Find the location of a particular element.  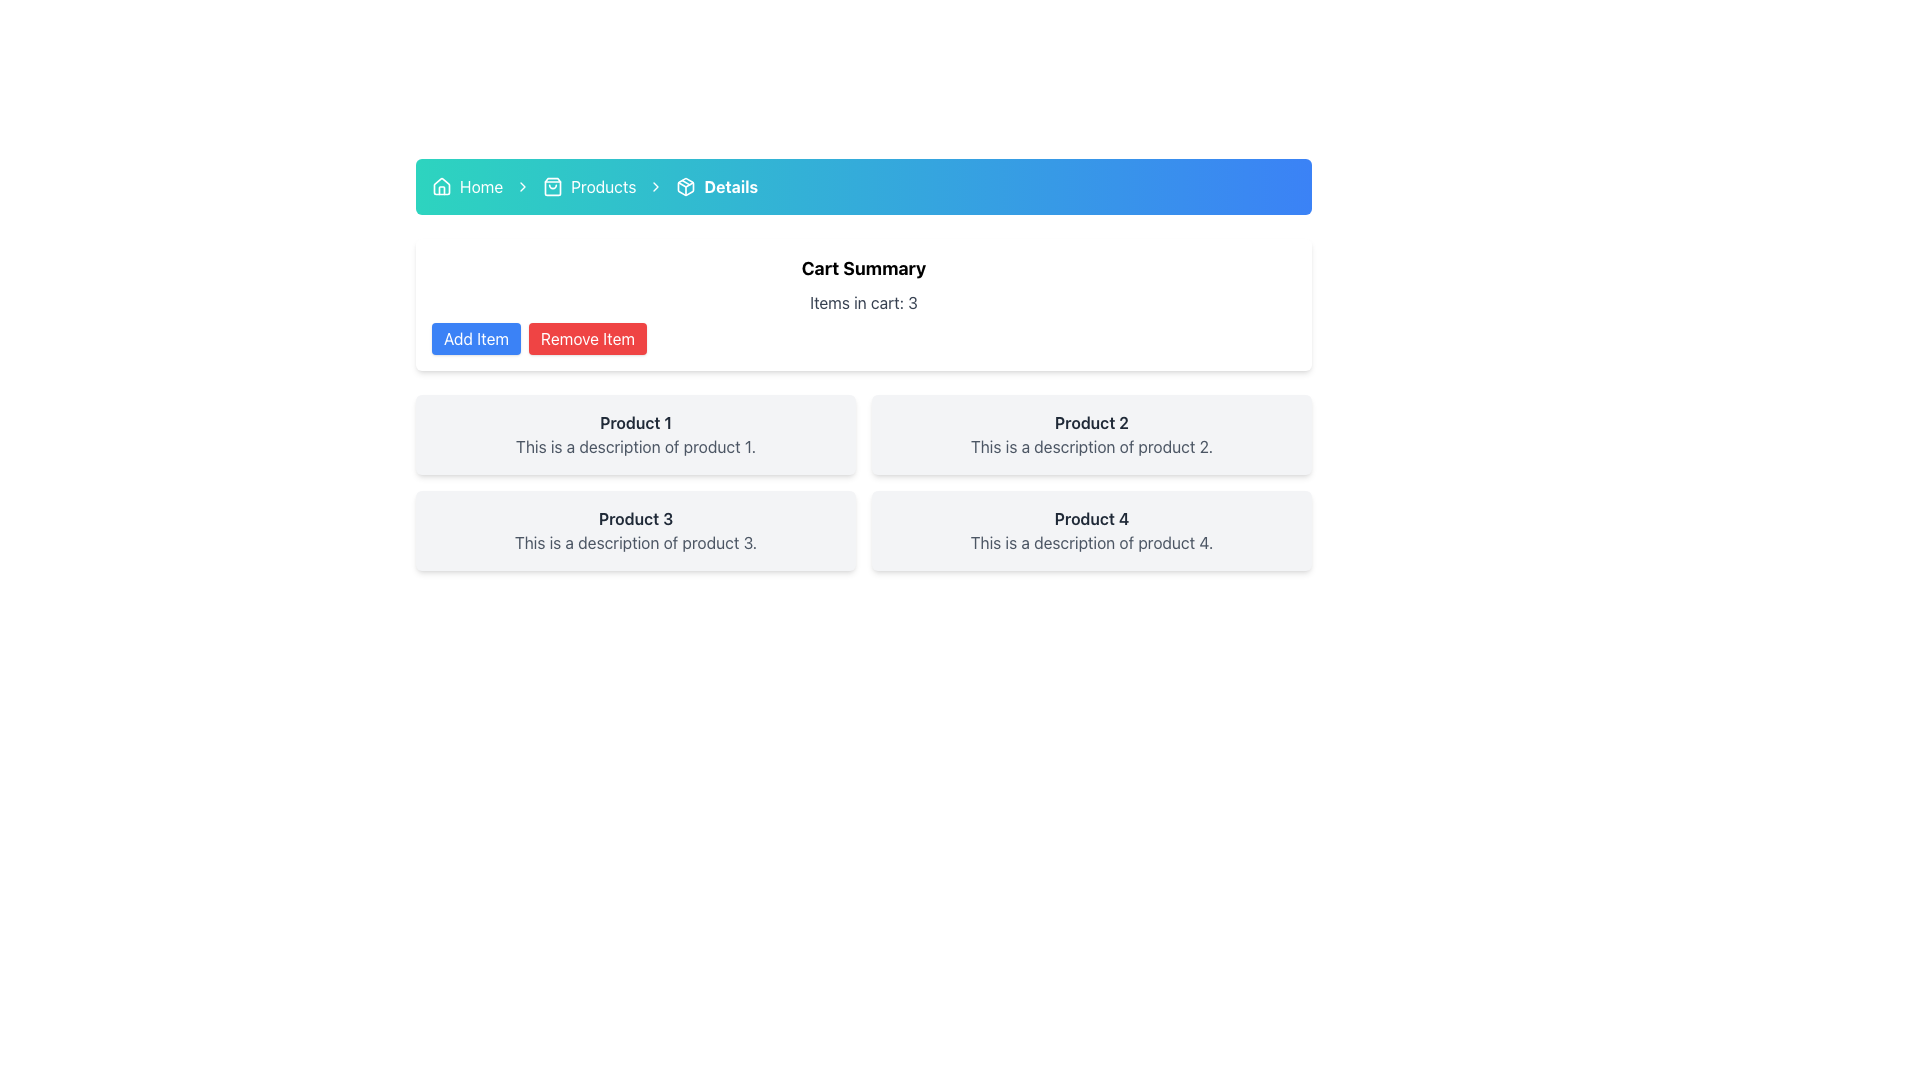

description text of 'Product 4' located in the card at the bottom-right of the grid layout, directly beneath its title is located at coordinates (1090, 543).